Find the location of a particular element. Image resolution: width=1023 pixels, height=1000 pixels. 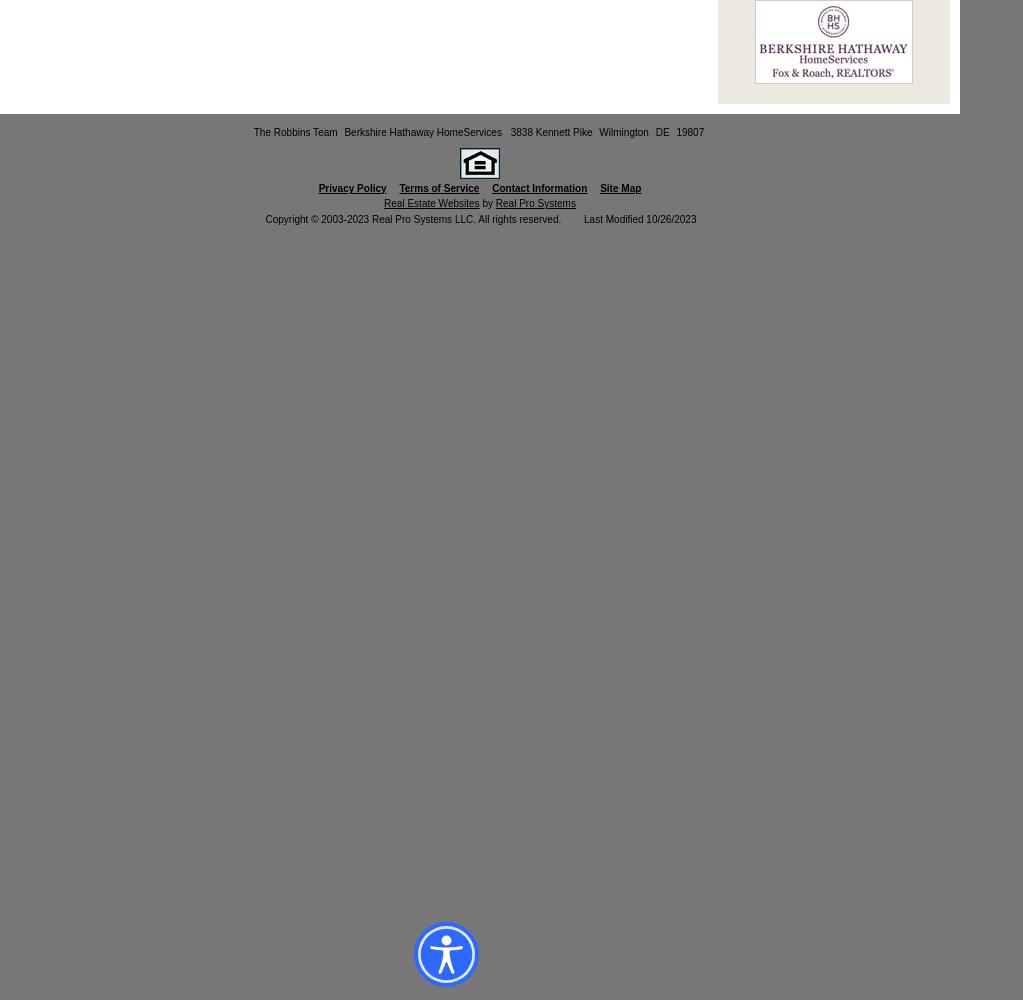

'The Robbins Team' is located at coordinates (252, 132).